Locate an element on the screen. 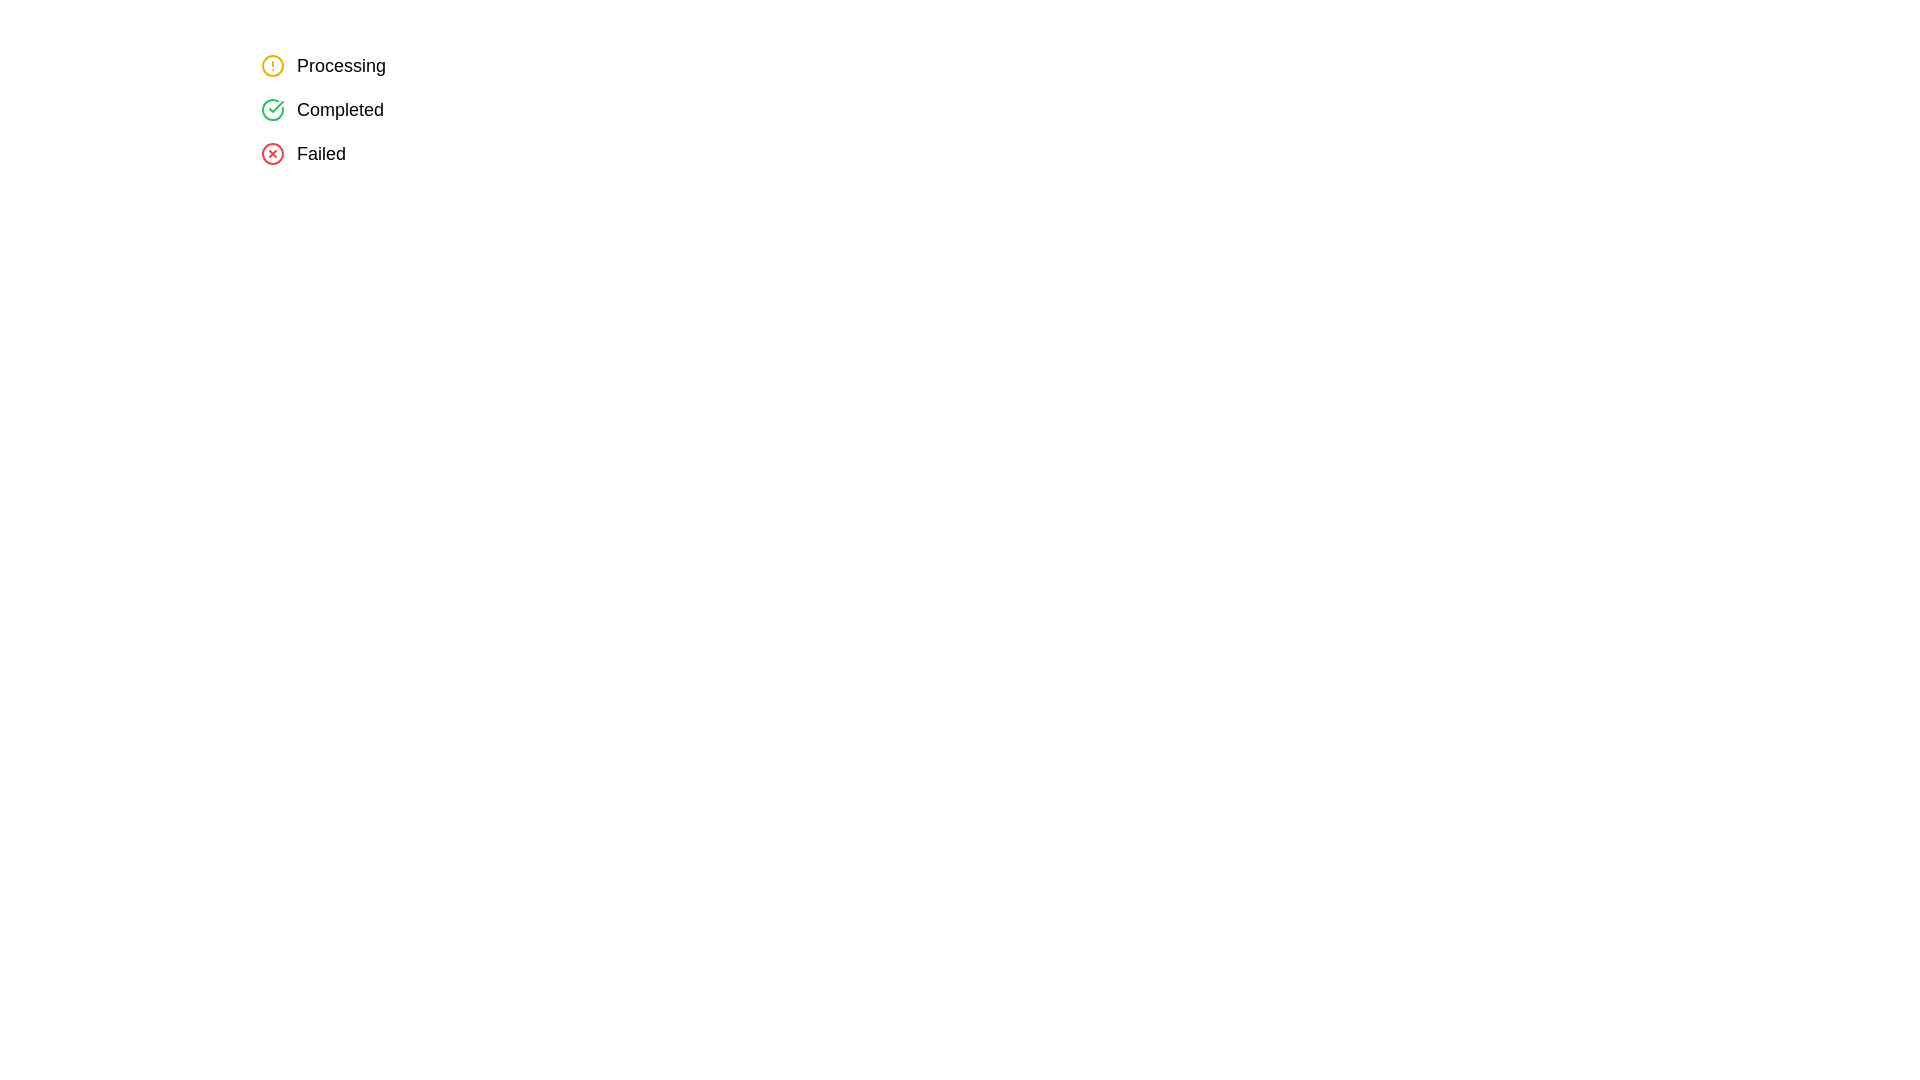 Image resolution: width=1920 pixels, height=1080 pixels. the 'Completed' text label, which is styled in a larger bold font and positioned to the right of a green checkmark icon, indicating completion status is located at coordinates (340, 110).